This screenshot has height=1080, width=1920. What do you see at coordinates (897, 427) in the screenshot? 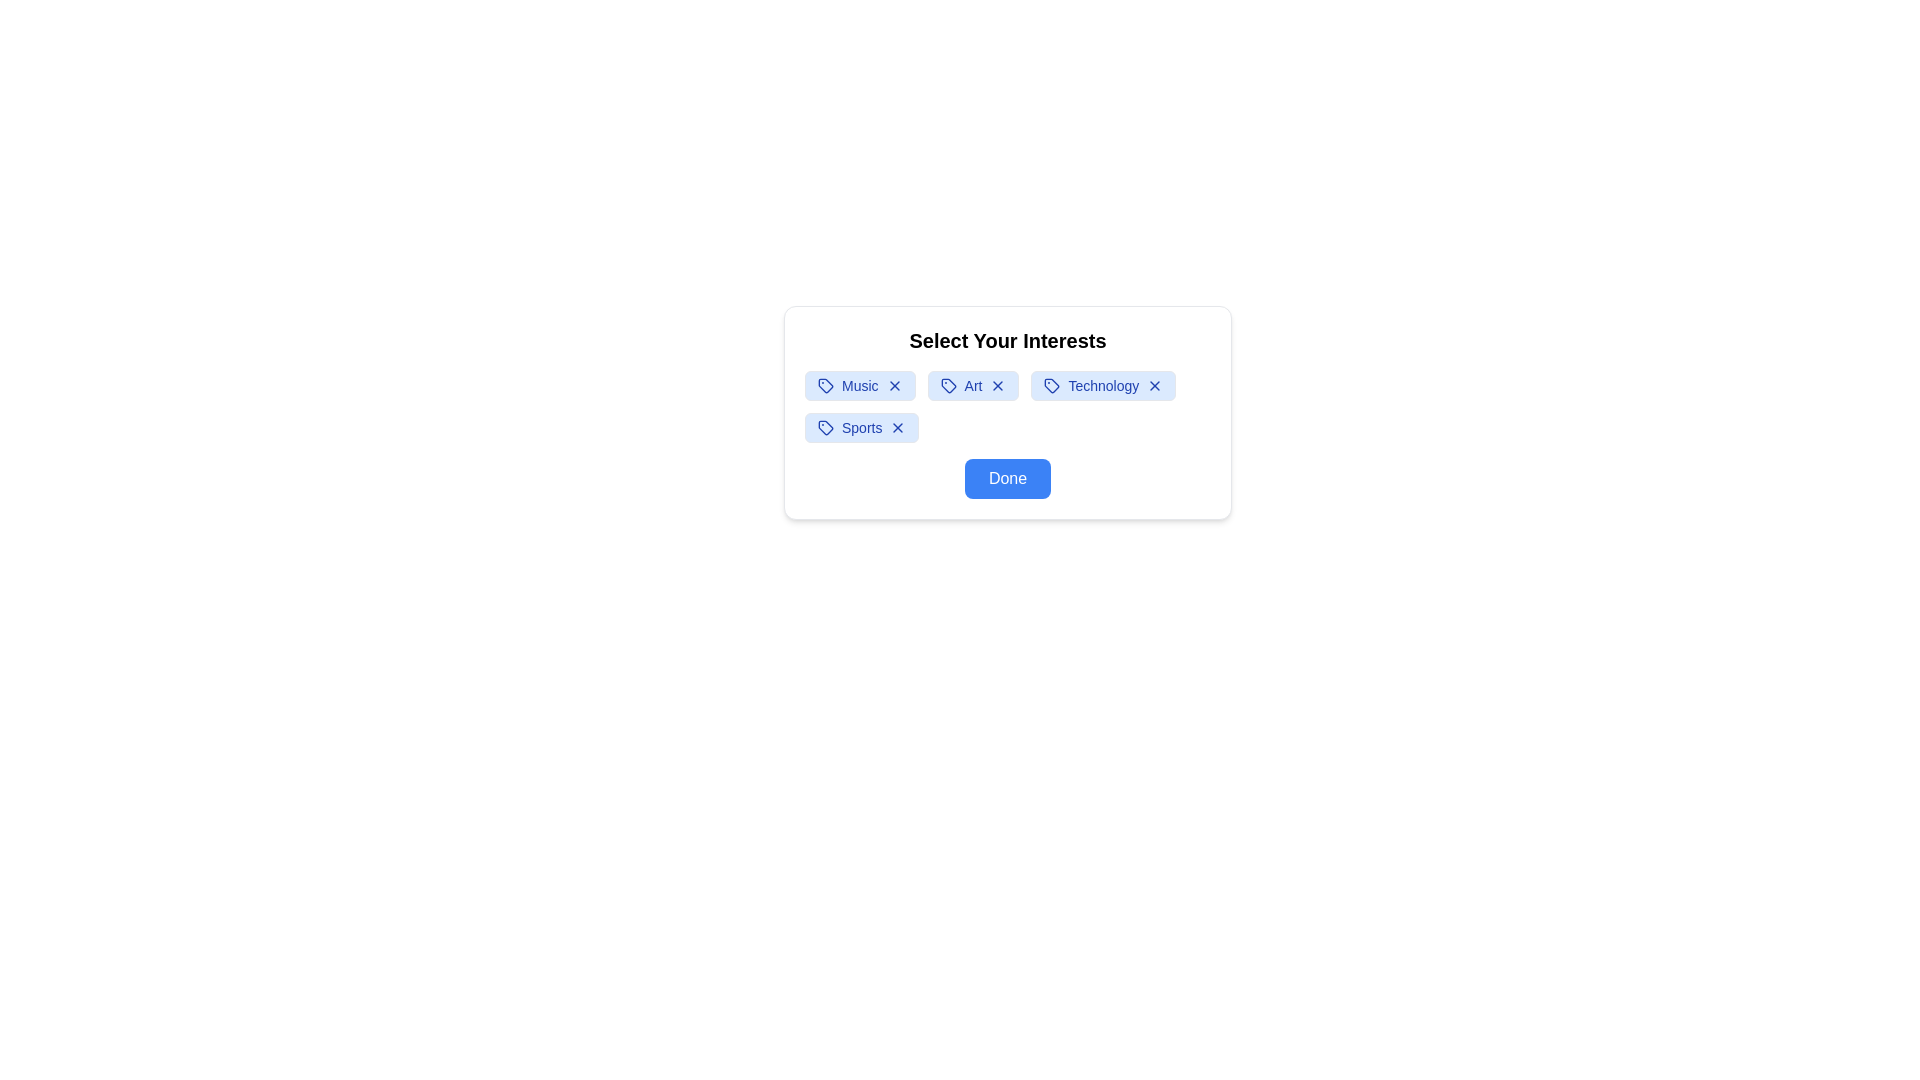
I see `close (X) button on the interest tag labeled Sports` at bounding box center [897, 427].